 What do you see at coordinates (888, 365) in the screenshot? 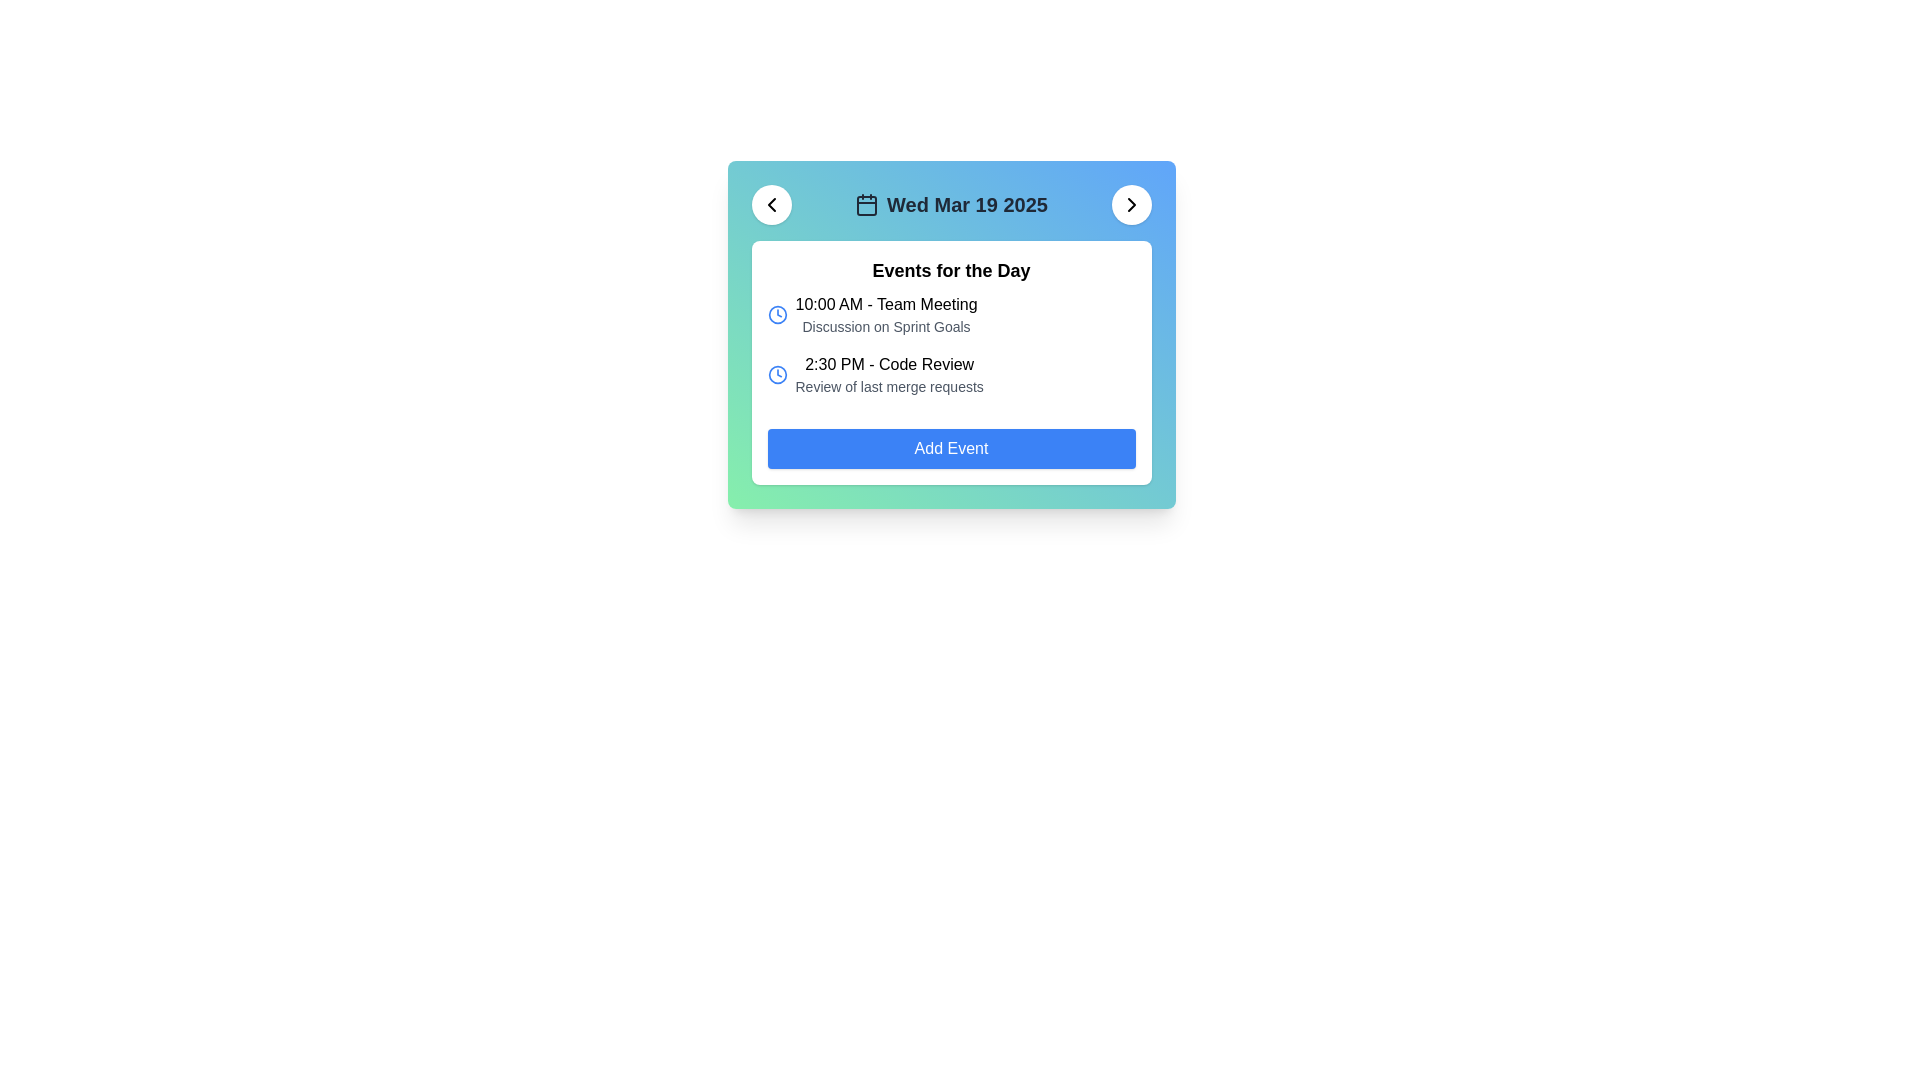
I see `the non-interactive text label displaying a scheduled event, which is located below '10:00 AM - Team Meeting' and above 'Review of last merge requests'` at bounding box center [888, 365].